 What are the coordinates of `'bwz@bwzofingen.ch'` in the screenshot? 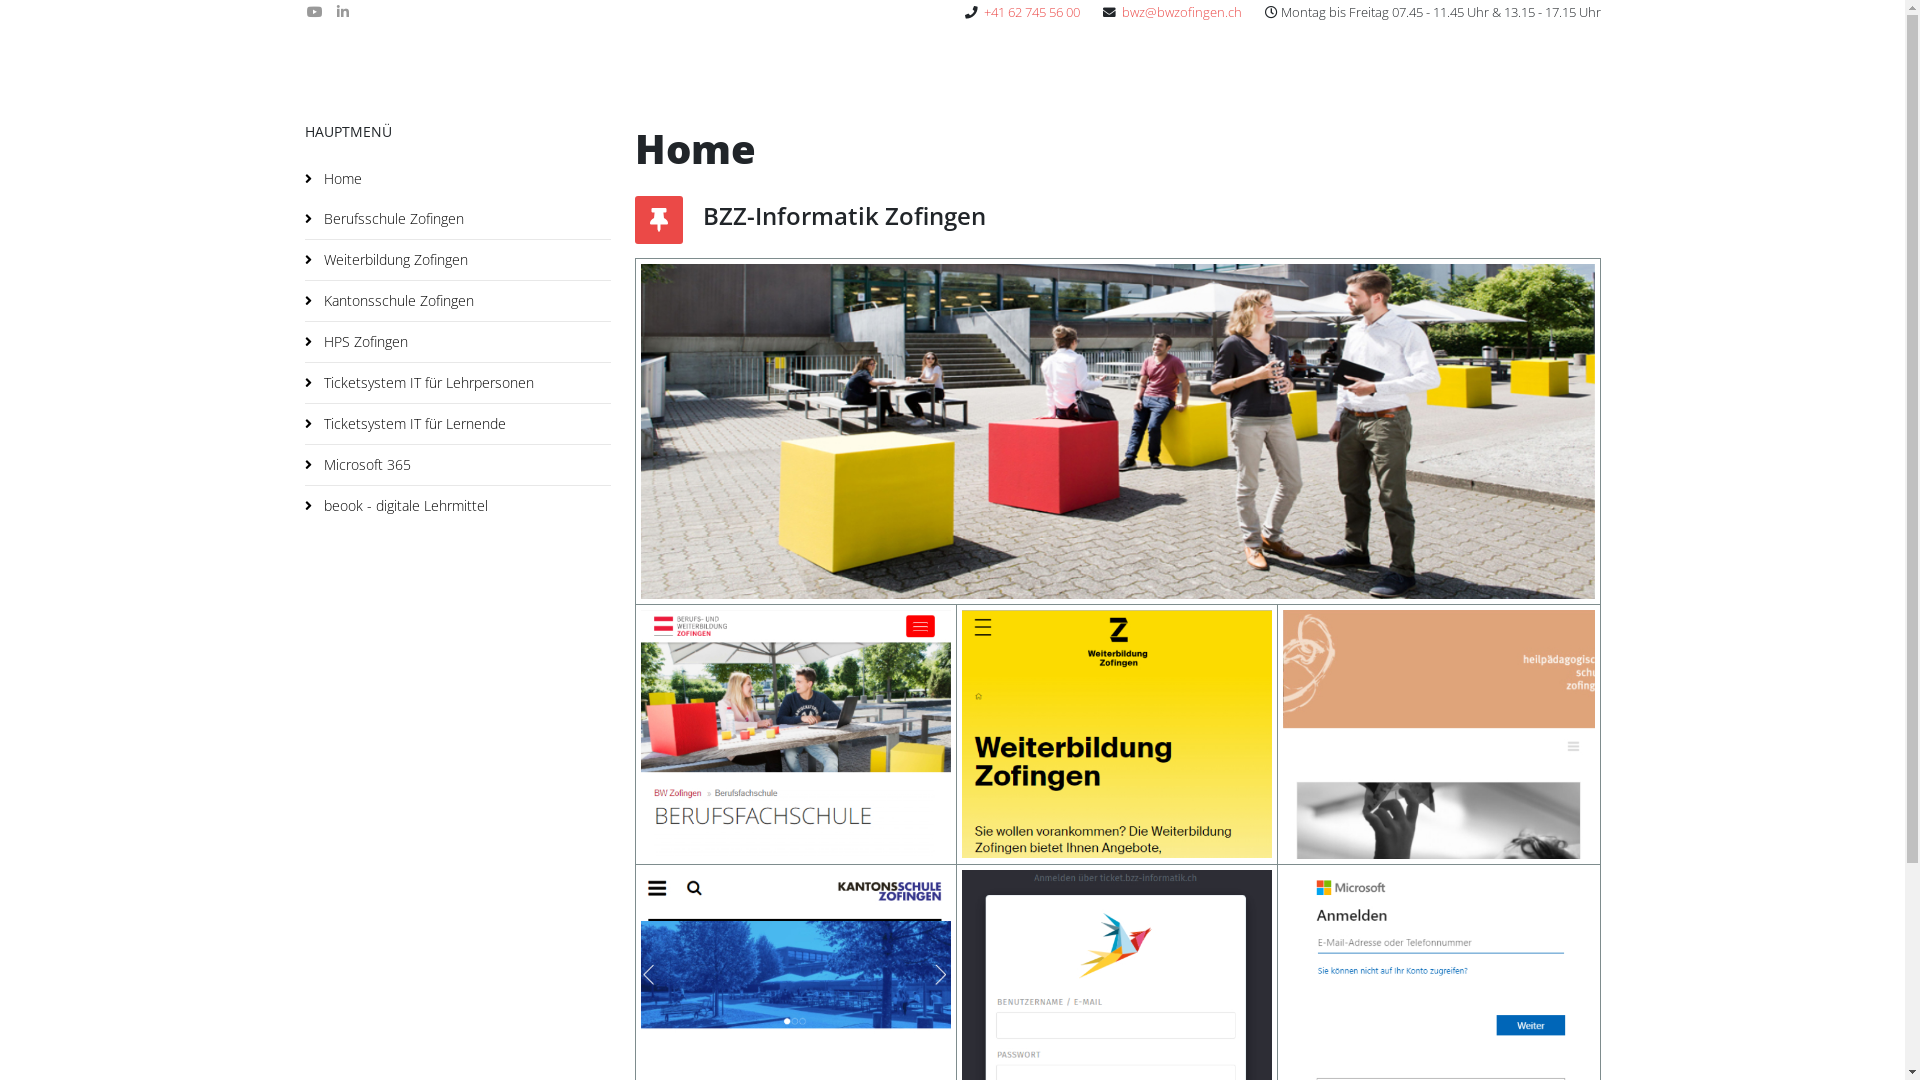 It's located at (1181, 12).